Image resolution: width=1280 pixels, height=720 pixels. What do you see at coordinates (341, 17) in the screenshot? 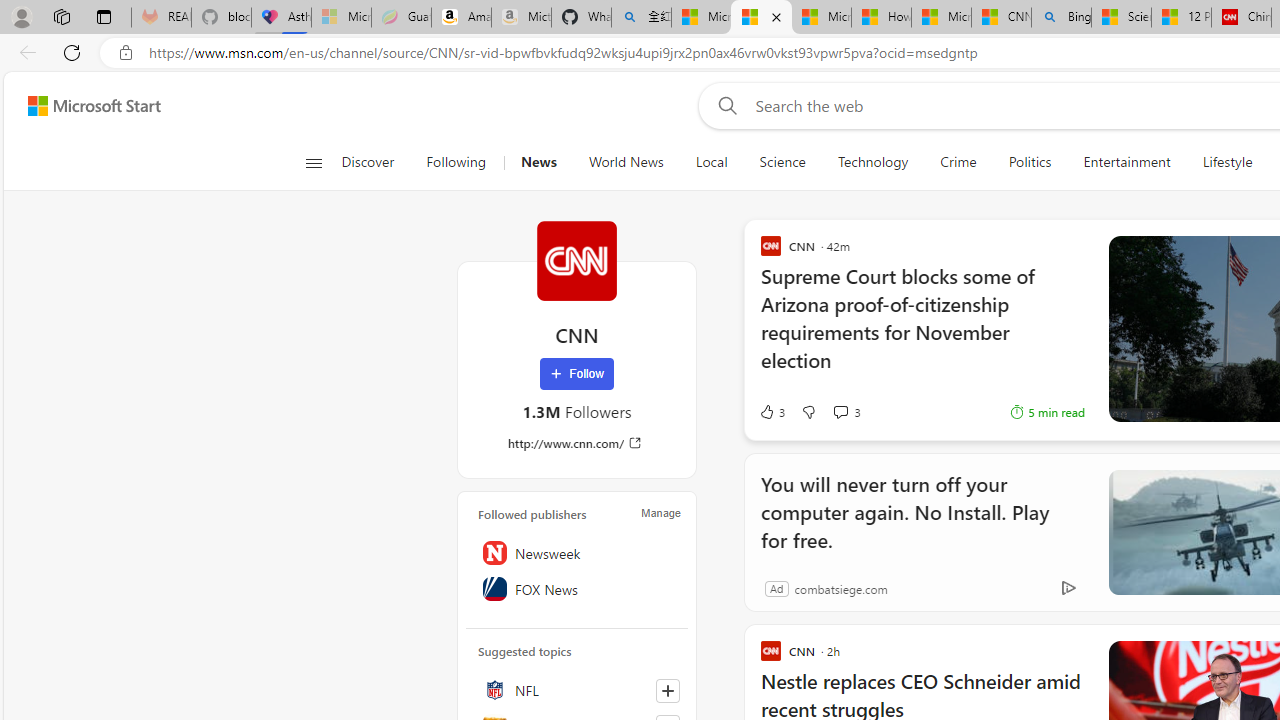
I see `'Microsoft-Report a Concern to Bing - Sleeping'` at bounding box center [341, 17].